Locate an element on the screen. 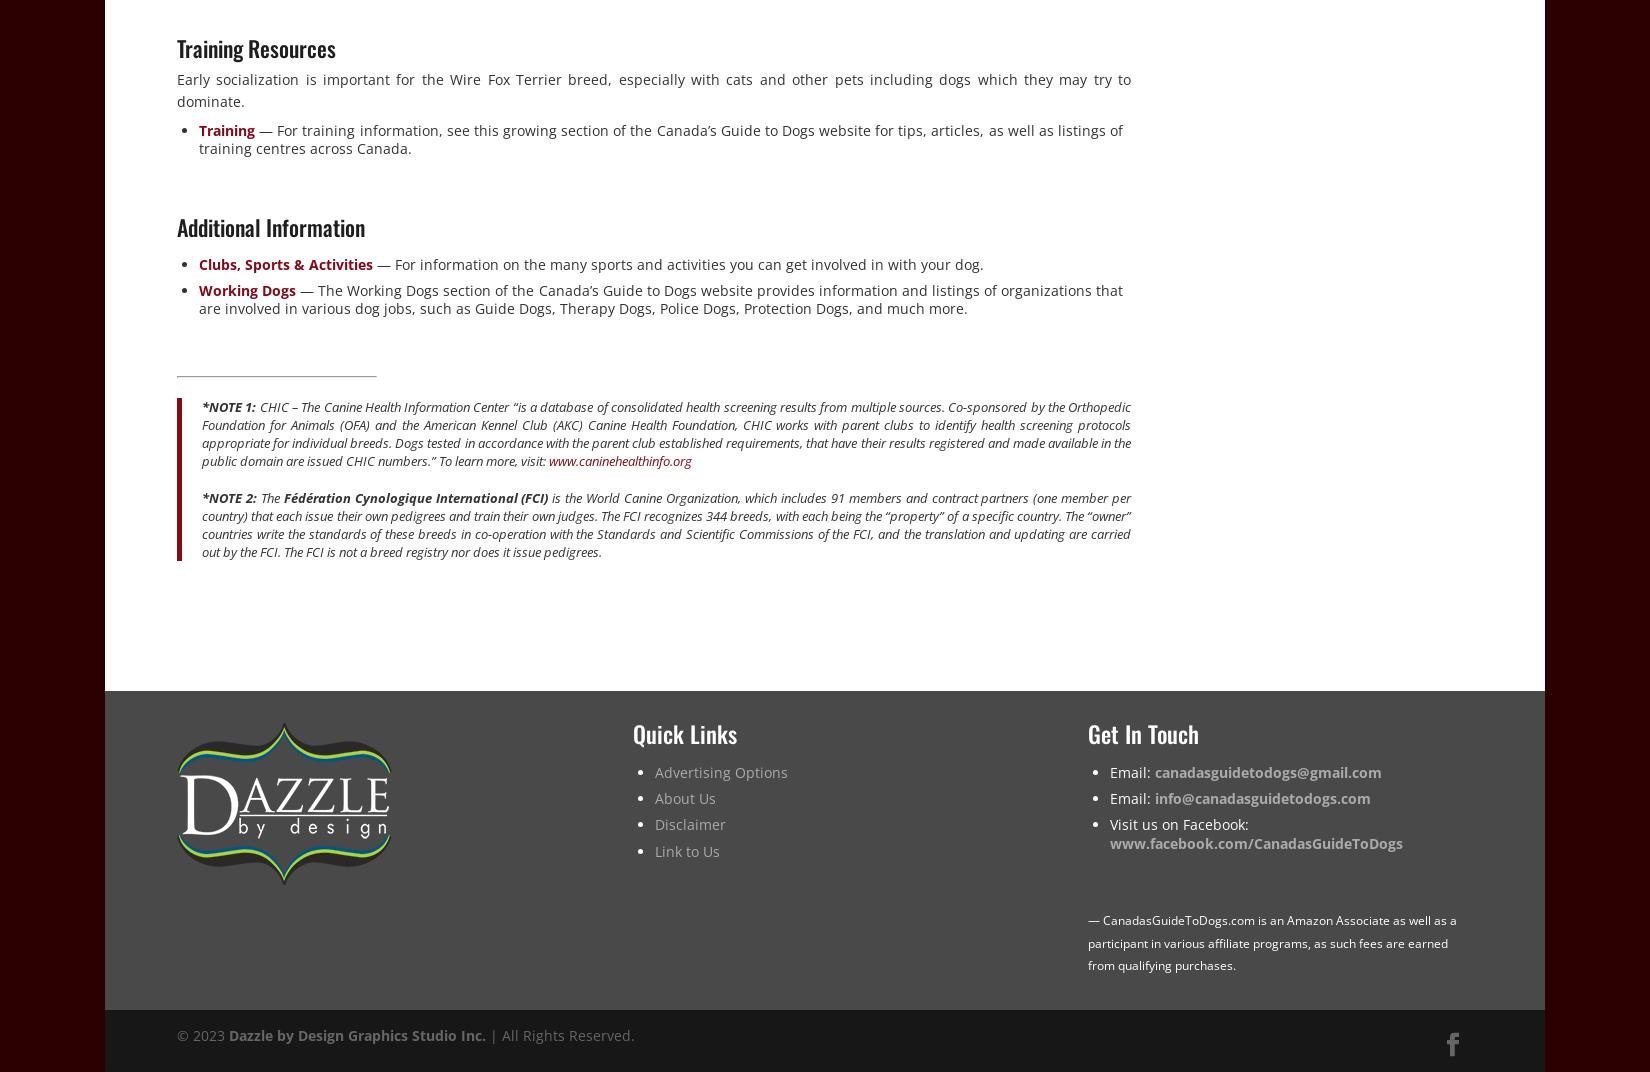 Image resolution: width=1650 pixels, height=1072 pixels. 'Visit us on Facebook:' is located at coordinates (1179, 823).